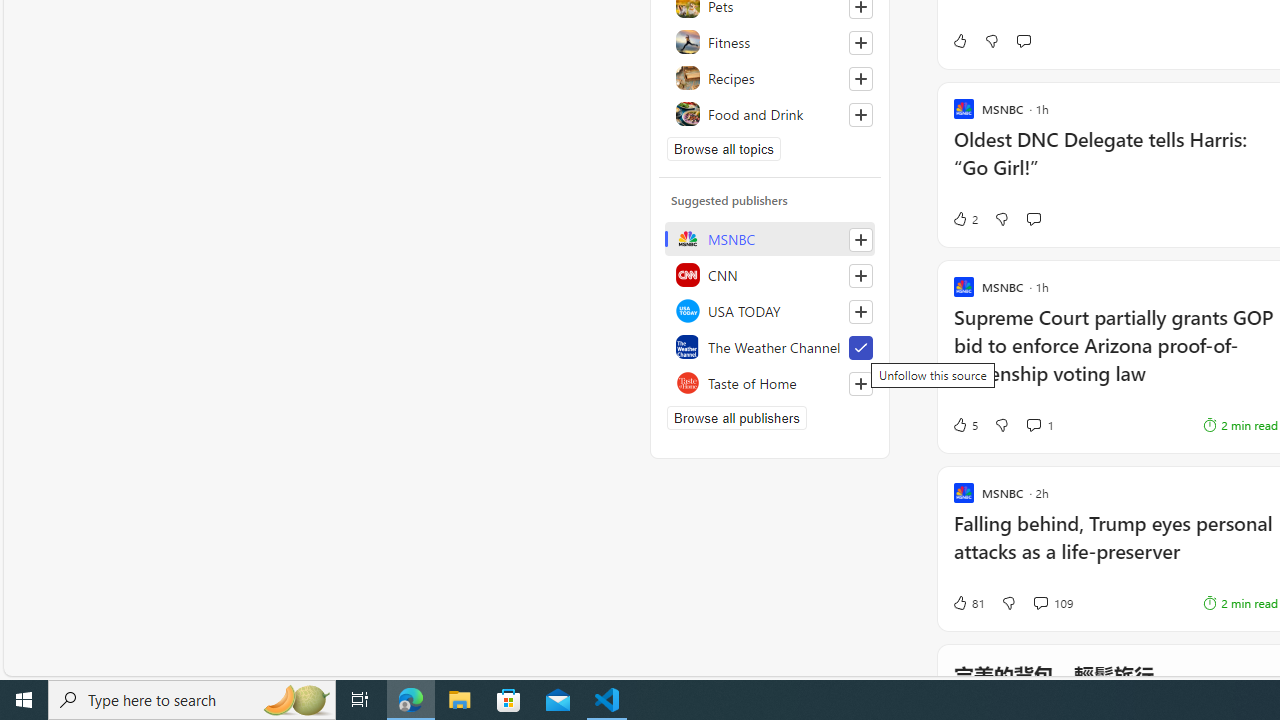  Describe the element at coordinates (723, 148) in the screenshot. I see `'Browse all topics'` at that location.